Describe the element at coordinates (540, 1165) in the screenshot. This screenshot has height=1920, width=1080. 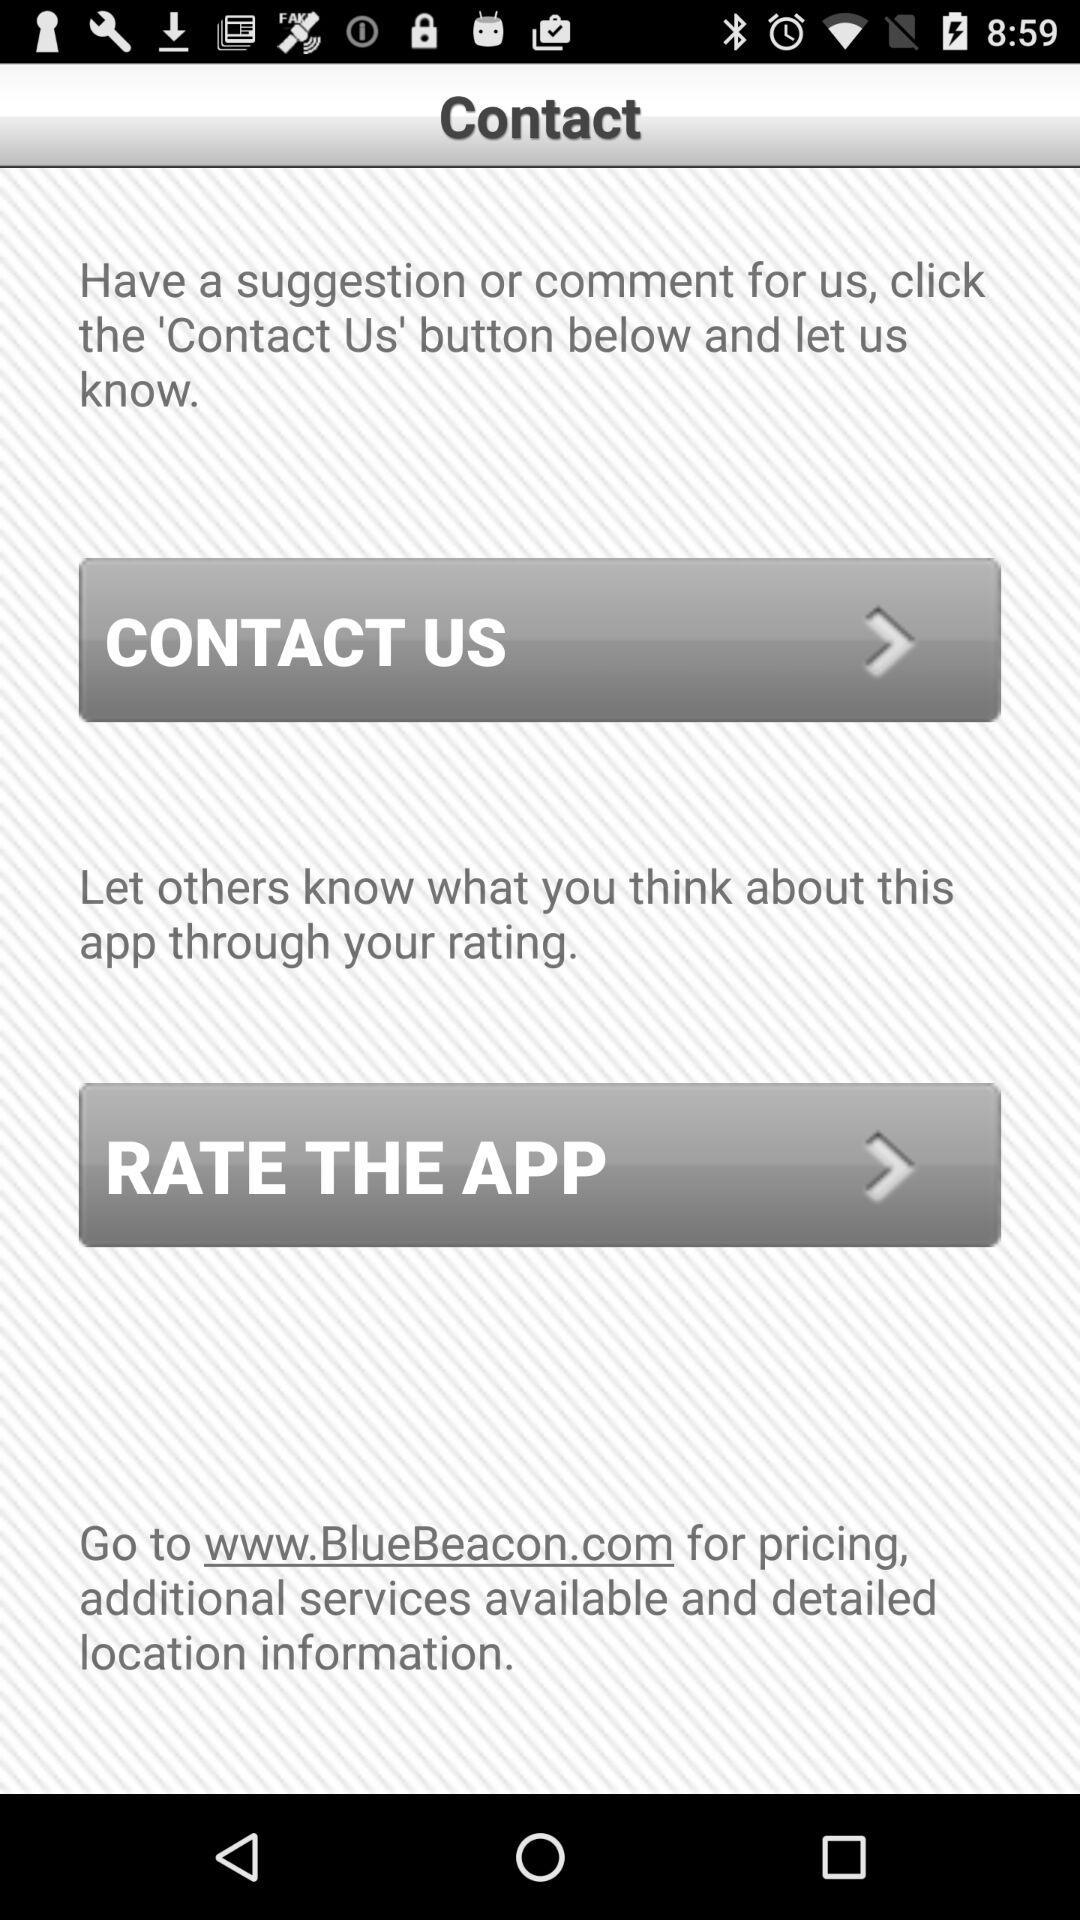
I see `icon below the let others know` at that location.